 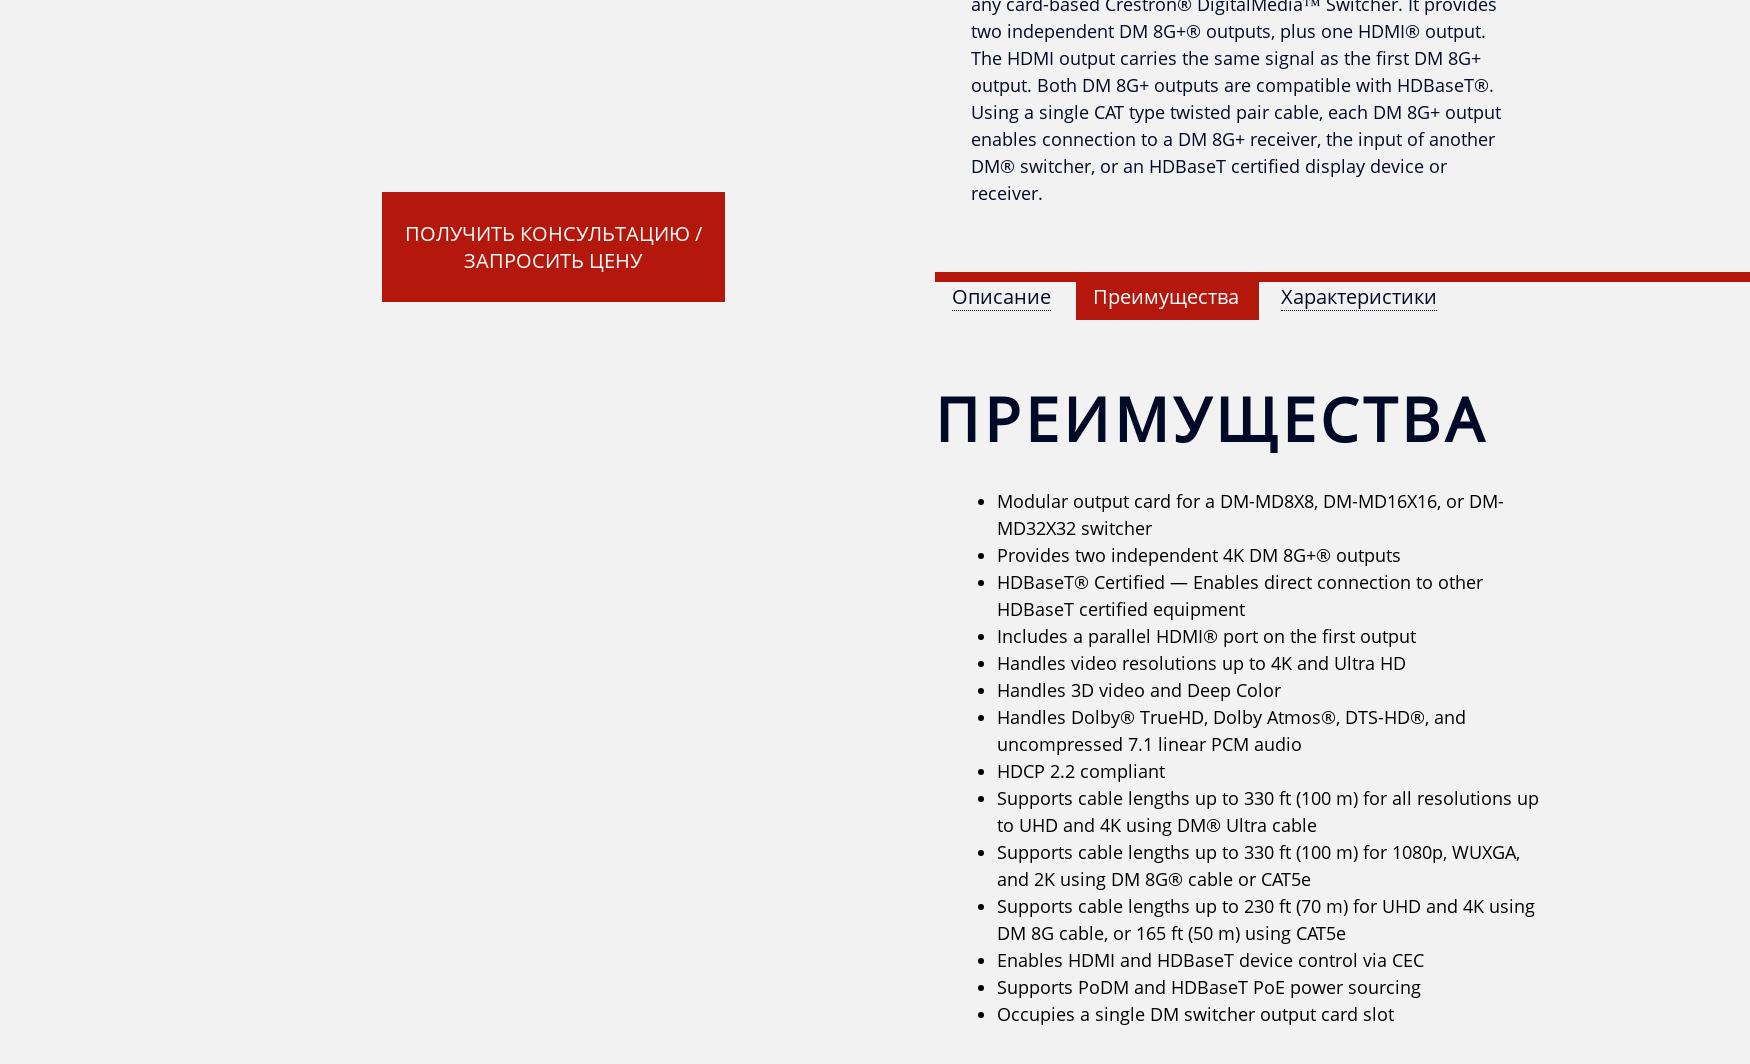 What do you see at coordinates (1240, 595) in the screenshot?
I see `'HDBaseT® Certified — Enables direct connection to other HDBaseT certified equipment'` at bounding box center [1240, 595].